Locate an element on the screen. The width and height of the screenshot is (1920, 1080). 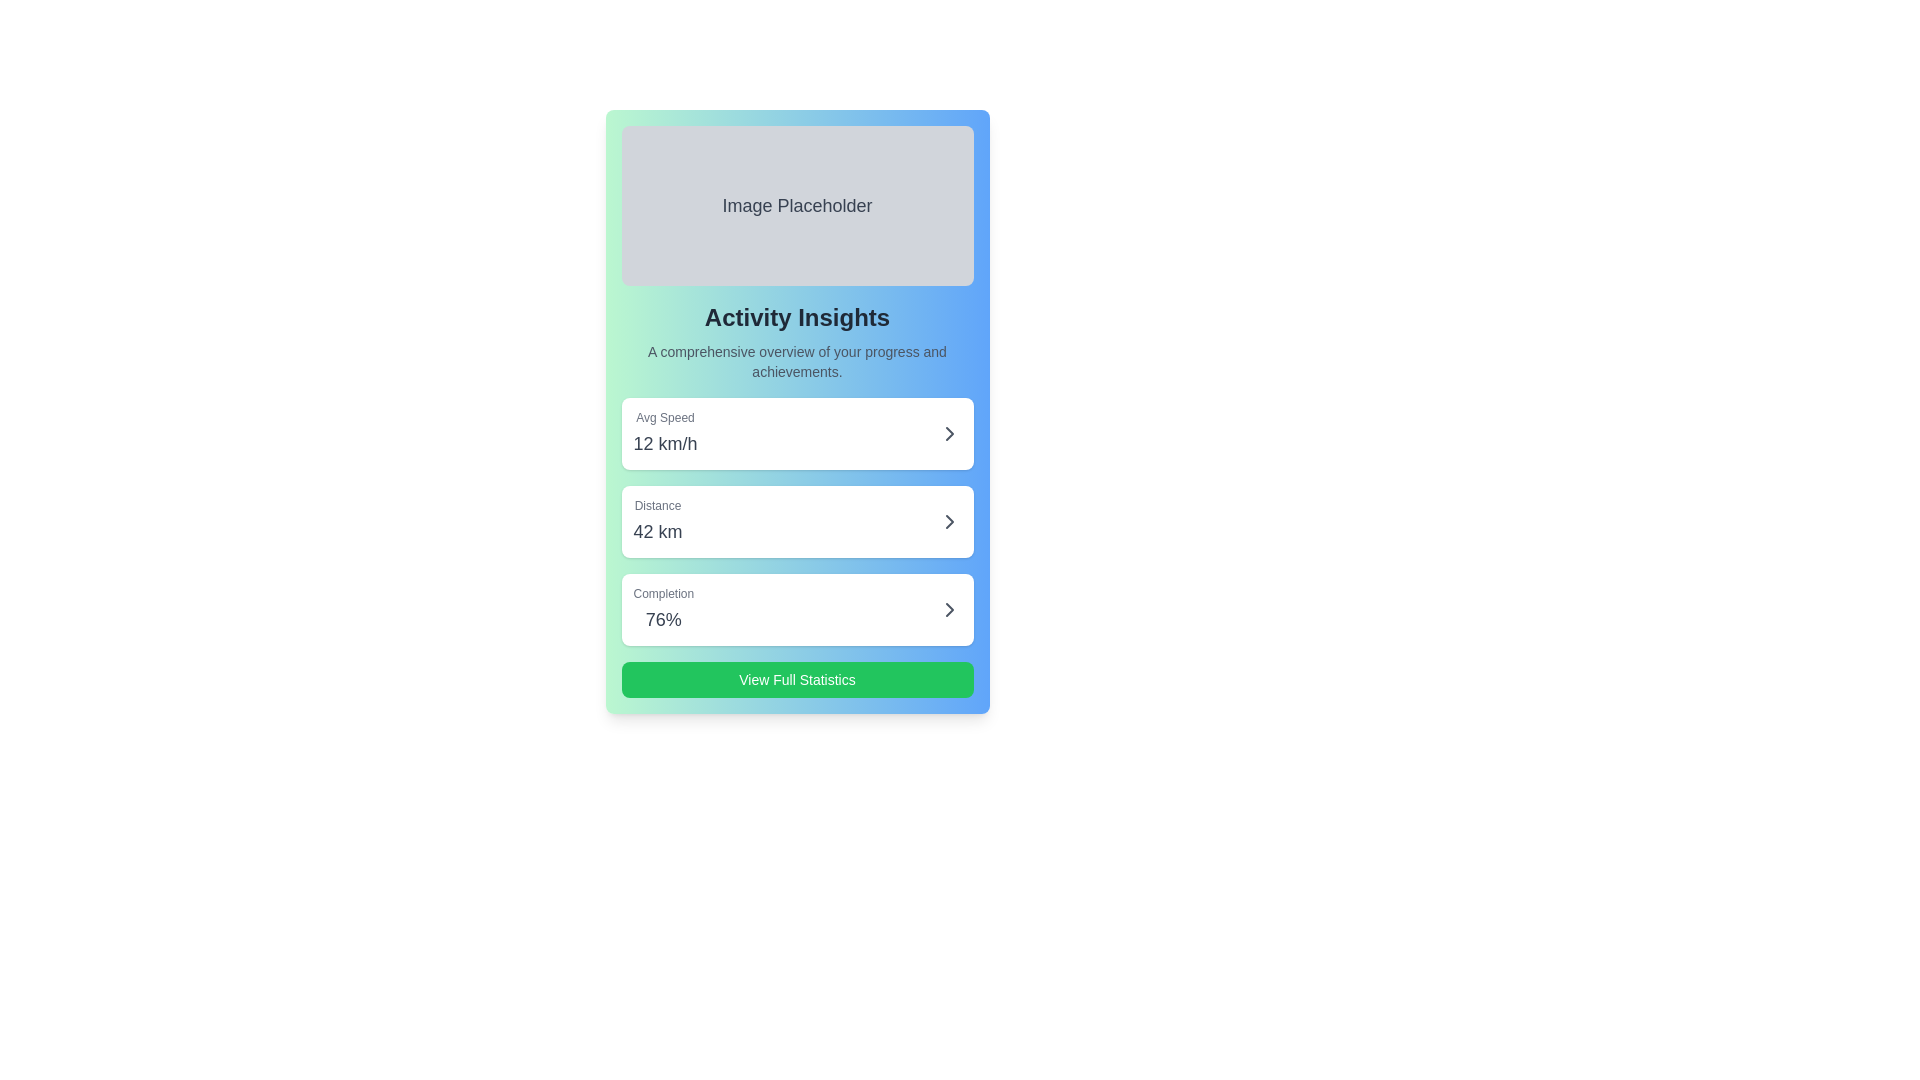
the gray-colored label with the text 'Distance' that is positioned above the numerical value '42 km' within the 'Activity Insights' section is located at coordinates (657, 504).